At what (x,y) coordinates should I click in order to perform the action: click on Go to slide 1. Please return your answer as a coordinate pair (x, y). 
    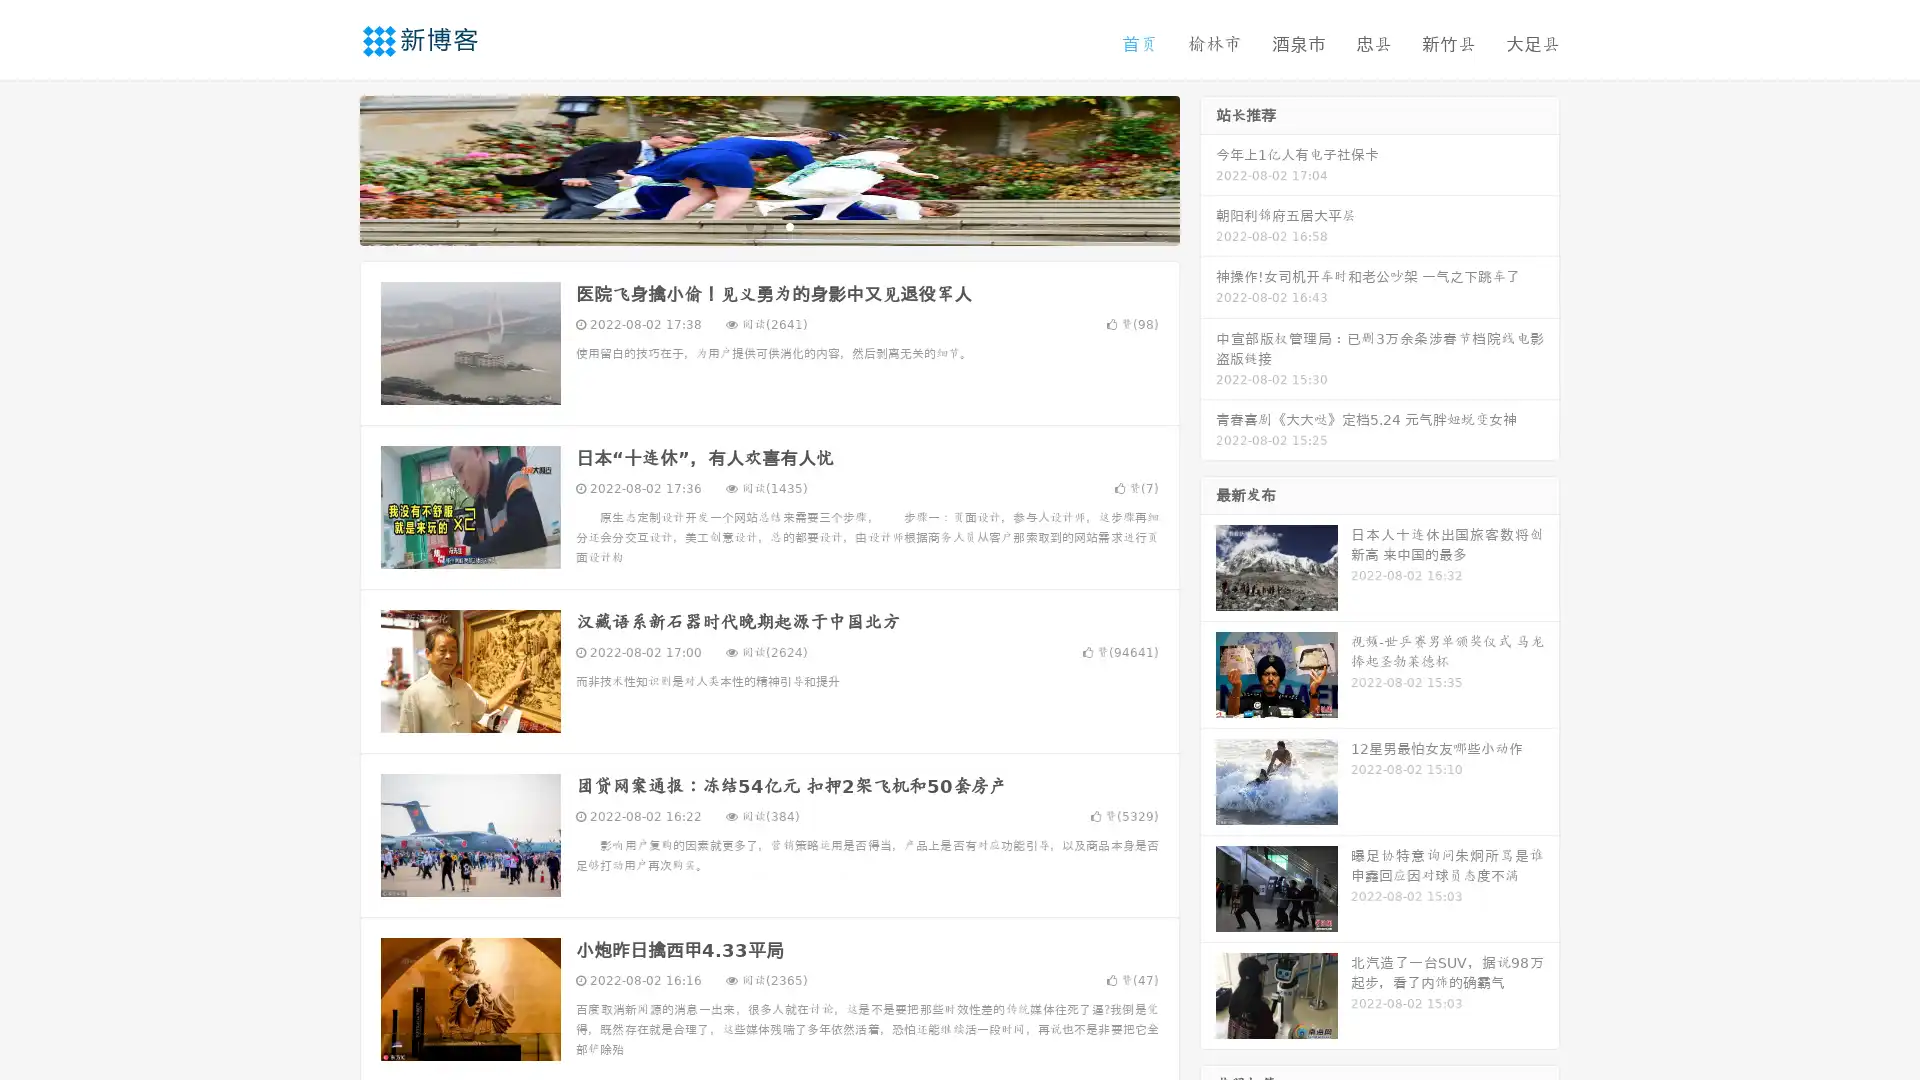
    Looking at the image, I should click on (748, 225).